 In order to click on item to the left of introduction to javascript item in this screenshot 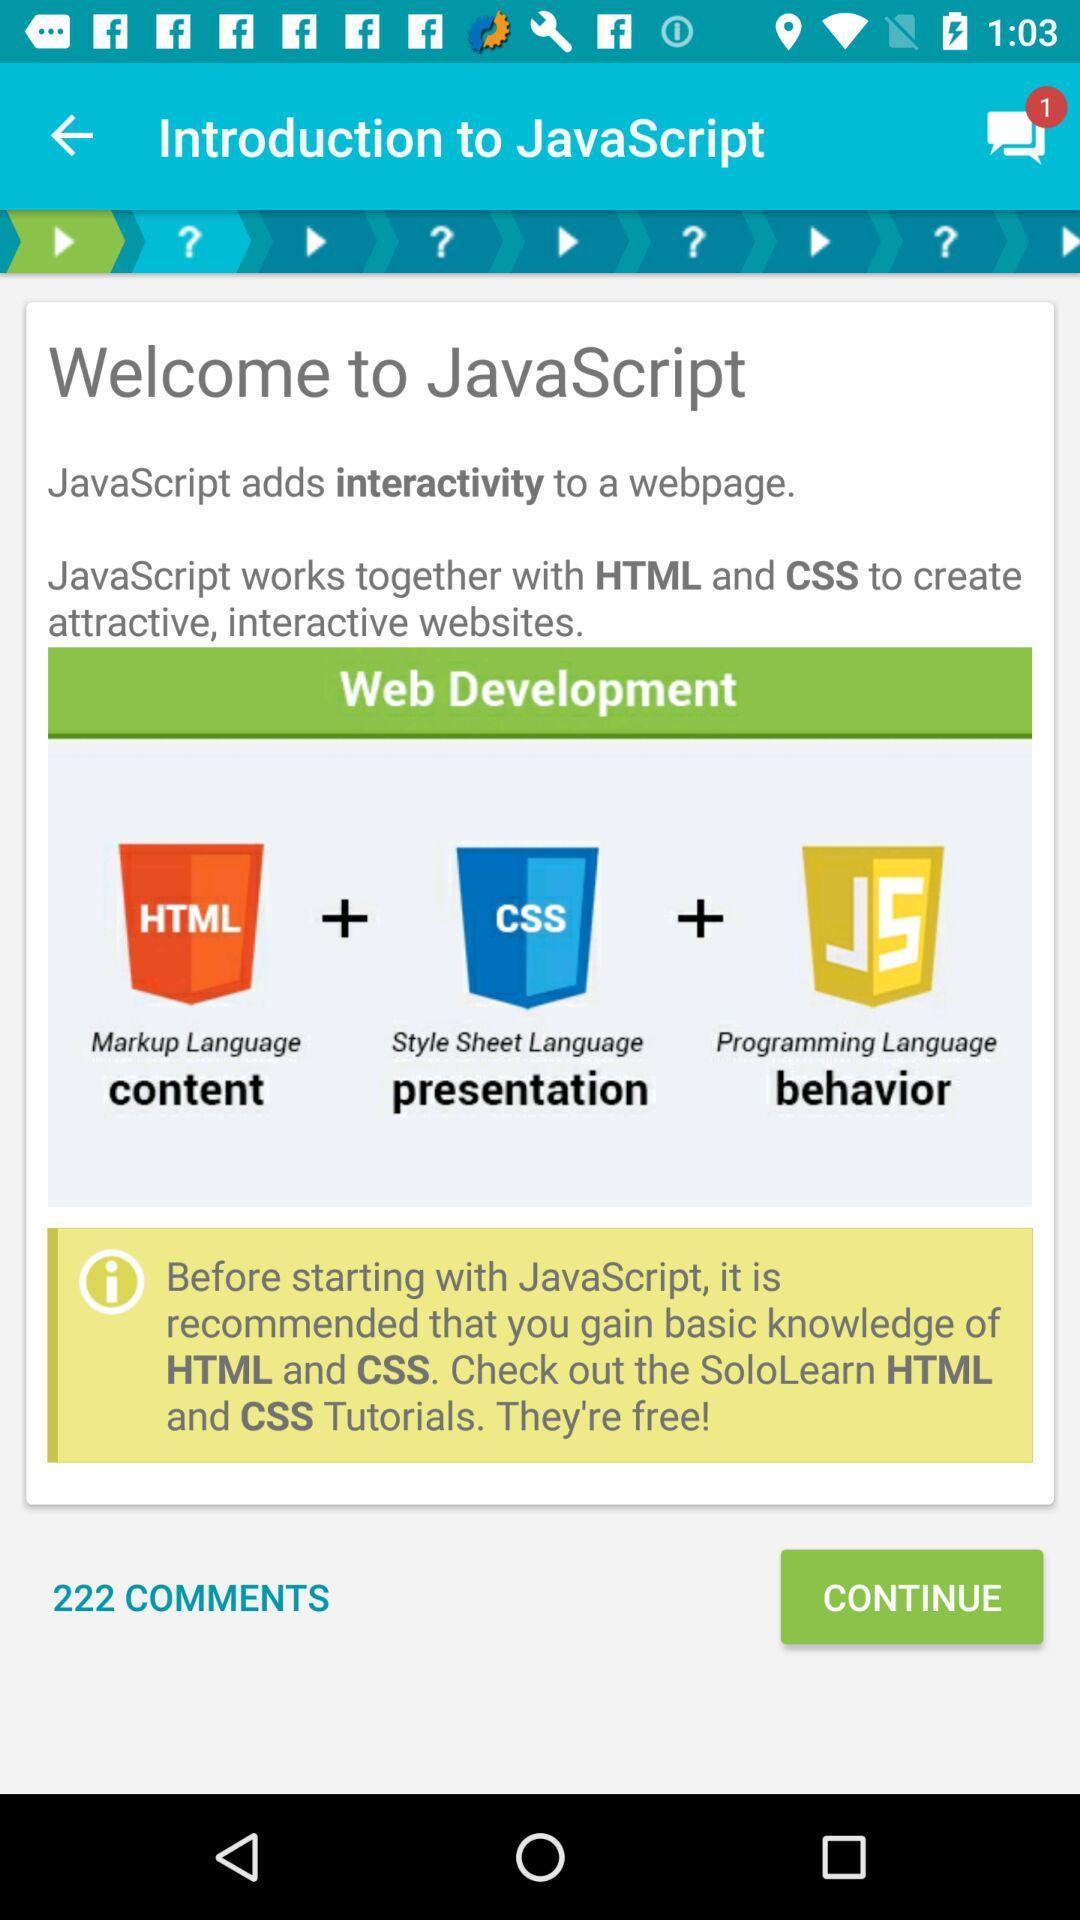, I will do `click(72, 135)`.